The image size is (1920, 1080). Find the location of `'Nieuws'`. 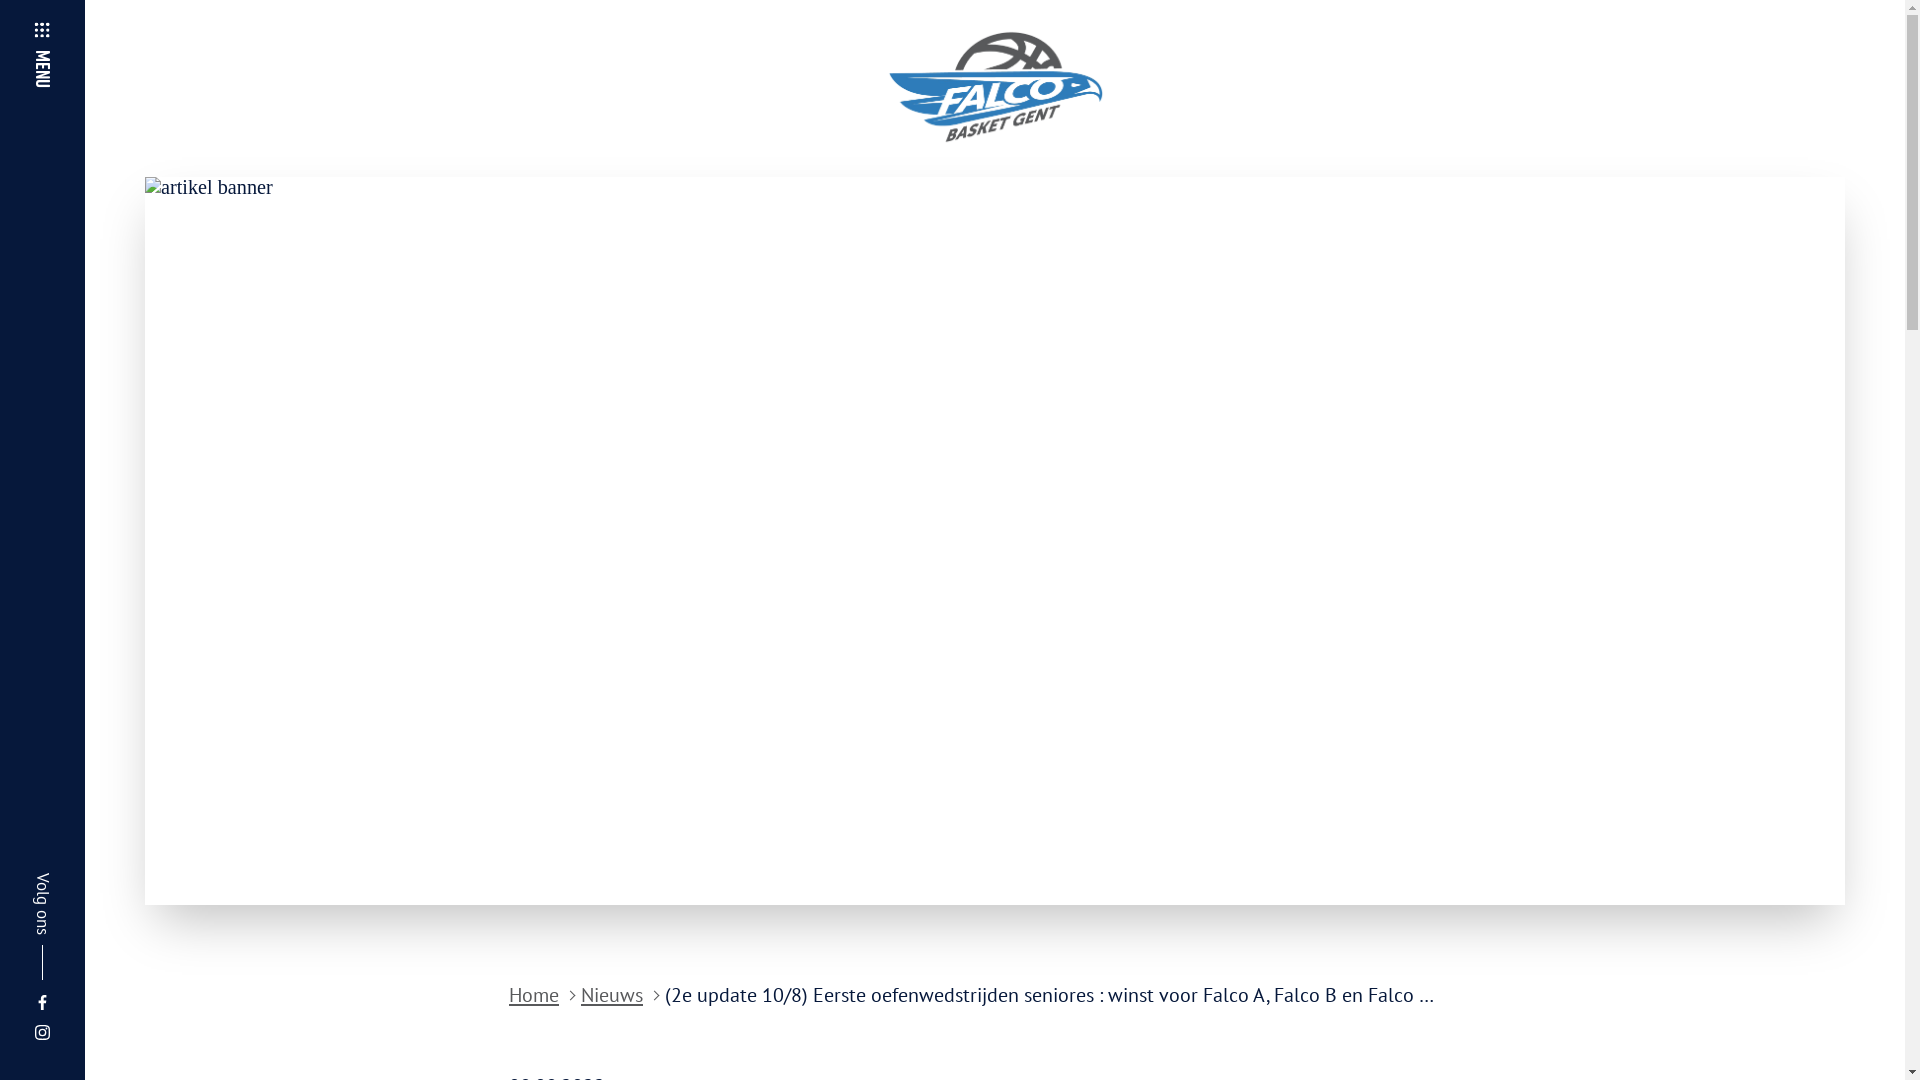

'Nieuws' is located at coordinates (610, 995).